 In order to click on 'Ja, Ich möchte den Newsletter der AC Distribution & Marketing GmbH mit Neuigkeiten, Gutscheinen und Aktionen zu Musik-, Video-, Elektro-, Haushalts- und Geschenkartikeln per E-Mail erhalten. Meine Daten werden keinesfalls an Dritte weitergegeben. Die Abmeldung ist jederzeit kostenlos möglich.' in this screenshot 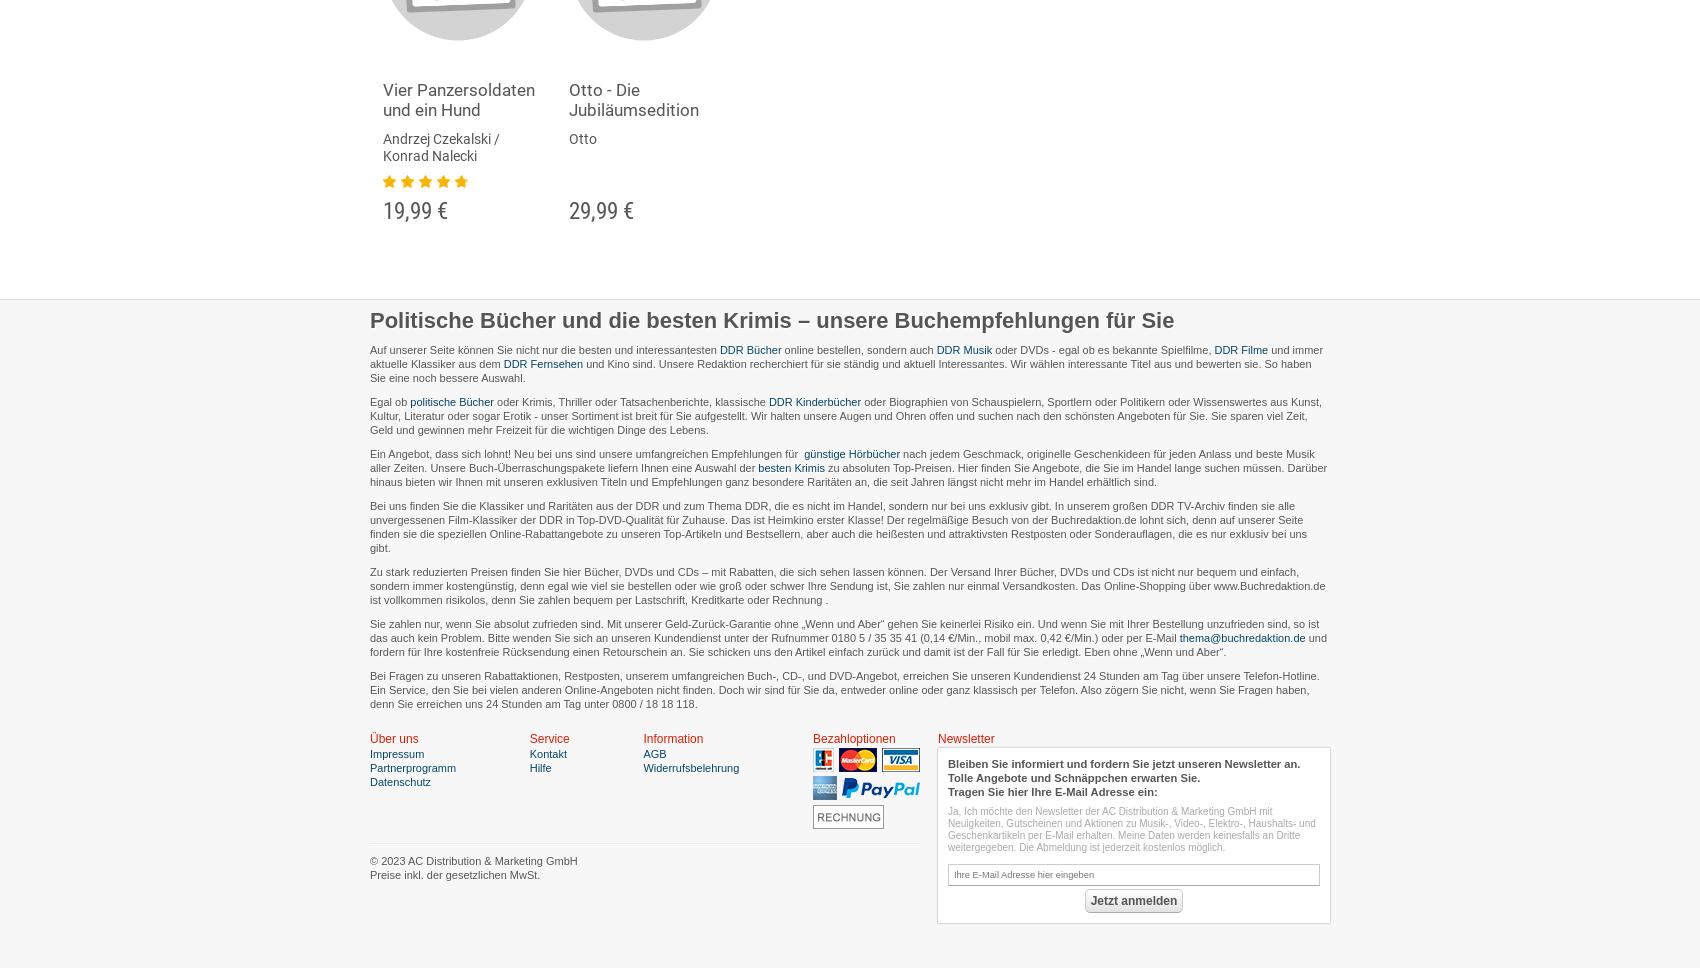, I will do `click(1131, 829)`.